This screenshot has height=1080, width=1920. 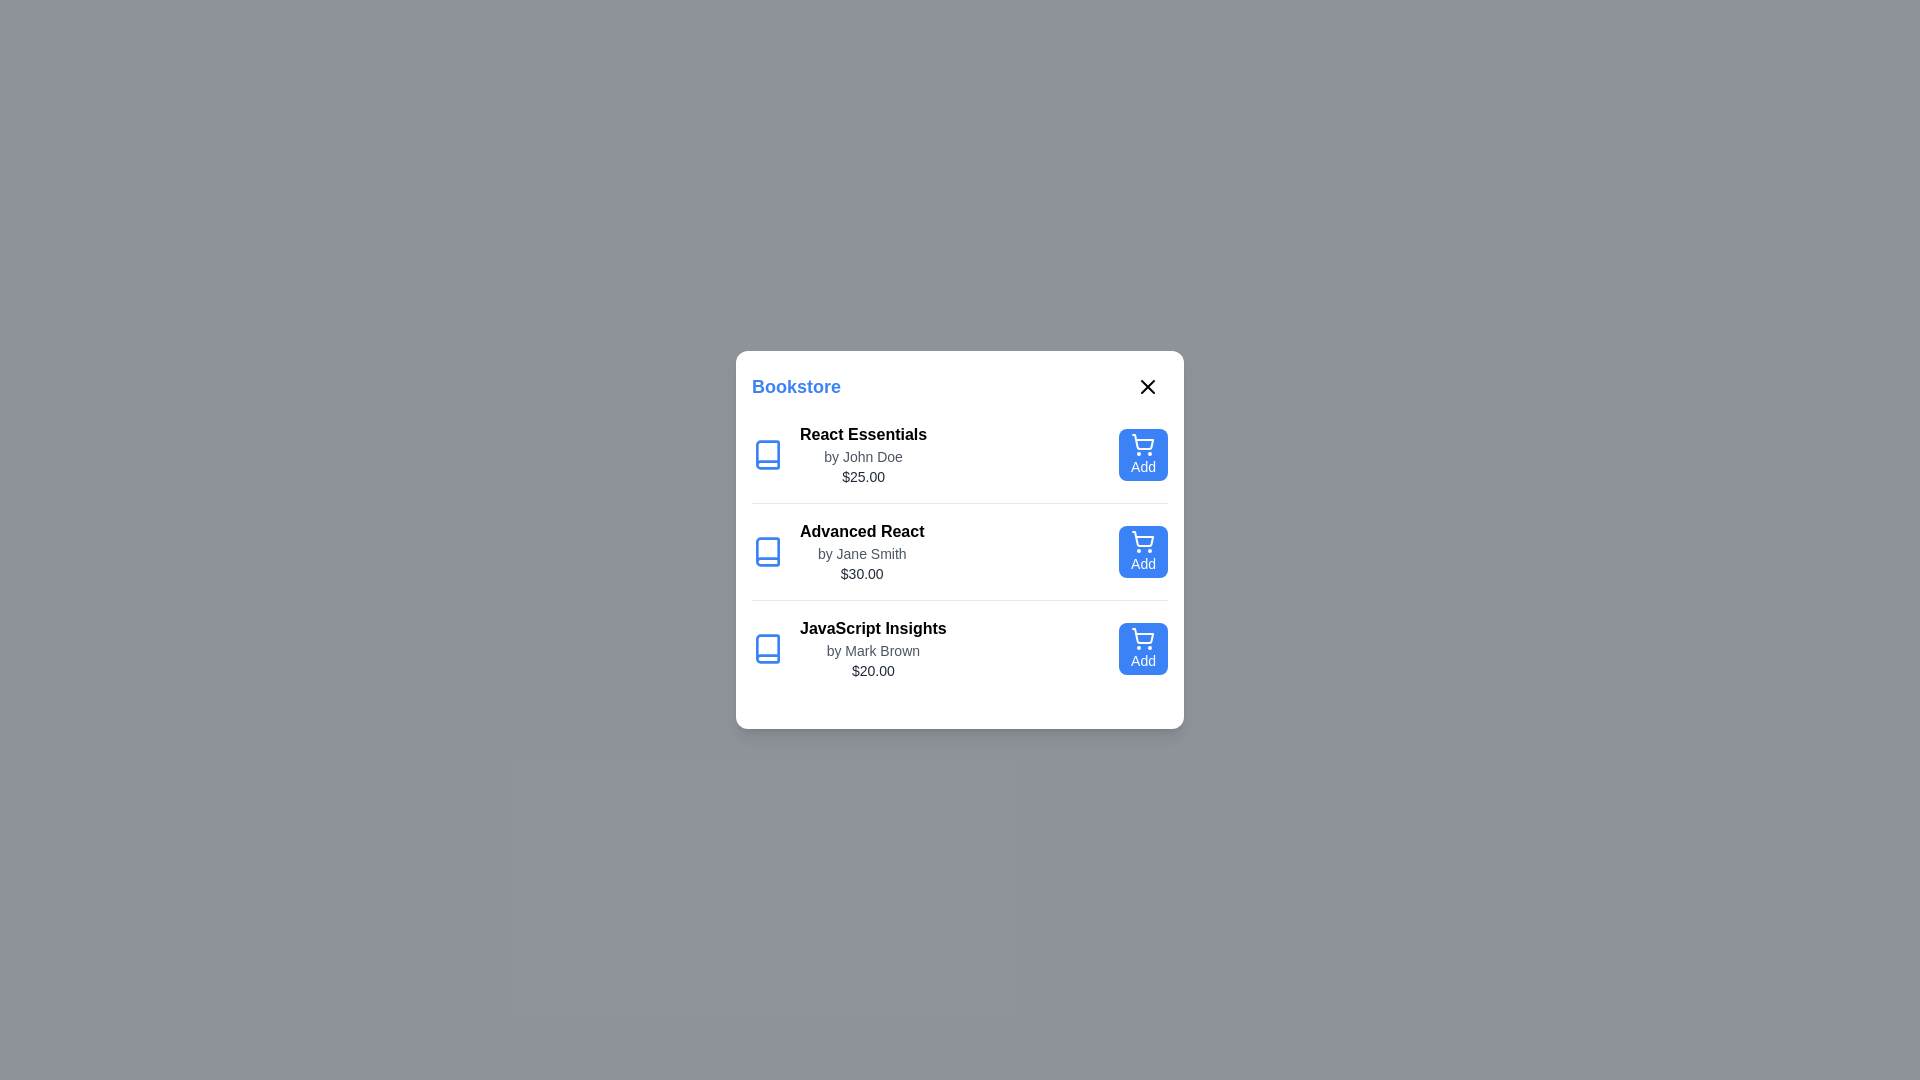 I want to click on the close button in the top-right corner of the dialog, so click(x=1147, y=386).